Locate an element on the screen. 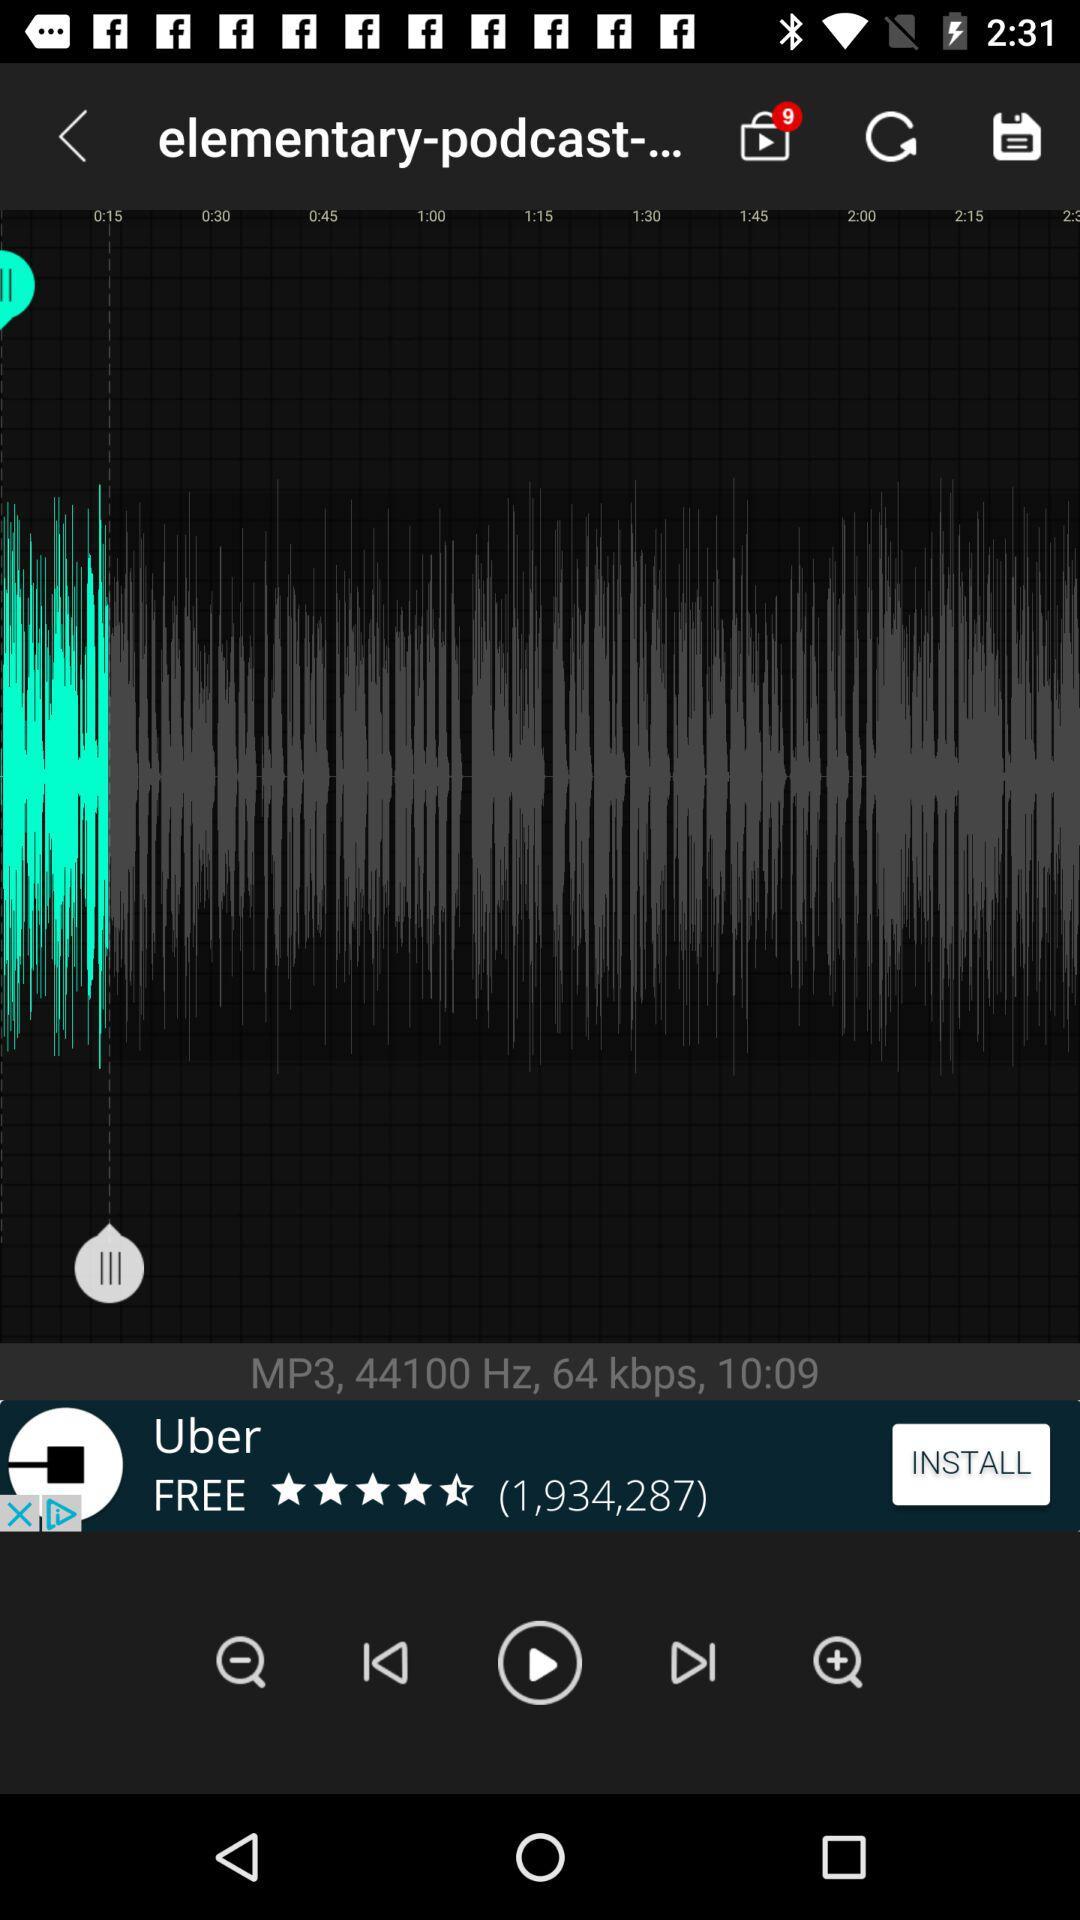 Image resolution: width=1080 pixels, height=1920 pixels. increase volume is located at coordinates (838, 1662).